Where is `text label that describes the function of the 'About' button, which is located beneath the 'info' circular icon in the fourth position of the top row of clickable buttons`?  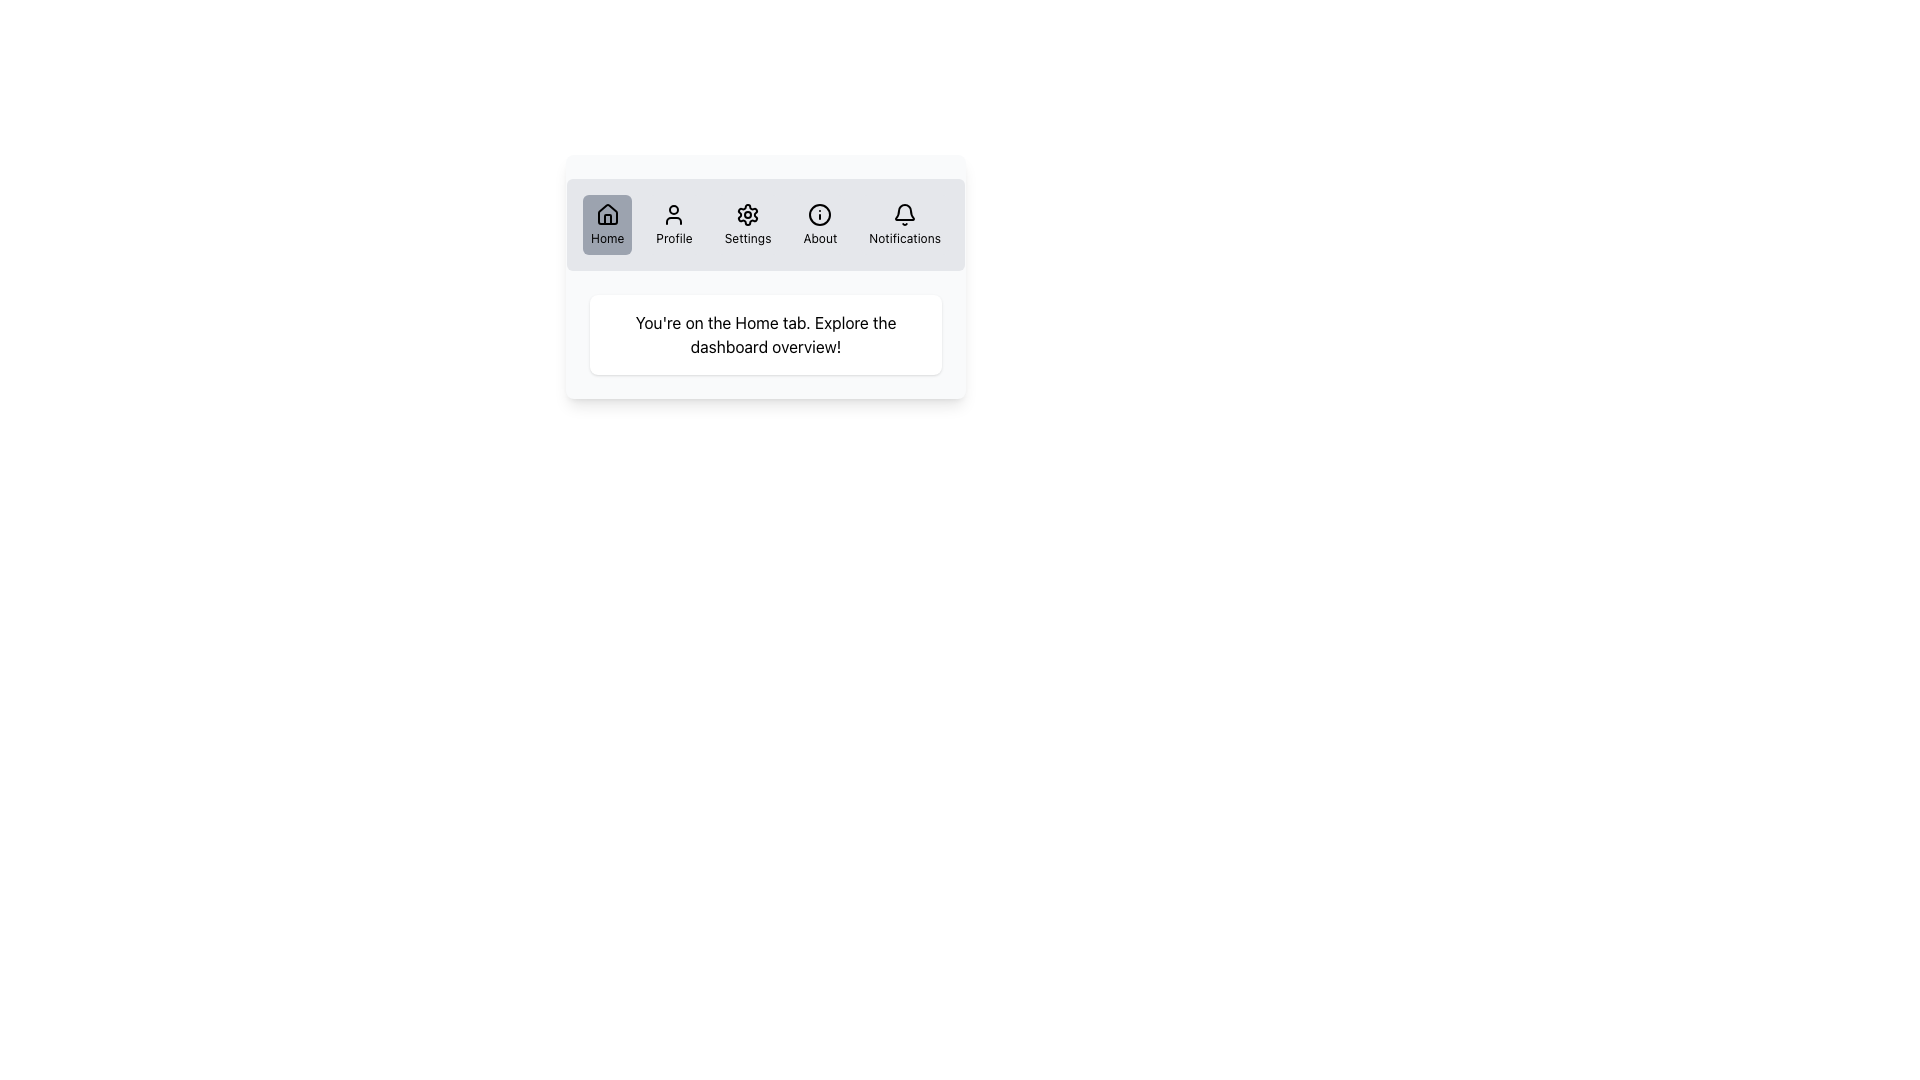 text label that describes the function of the 'About' button, which is located beneath the 'info' circular icon in the fourth position of the top row of clickable buttons is located at coordinates (820, 238).